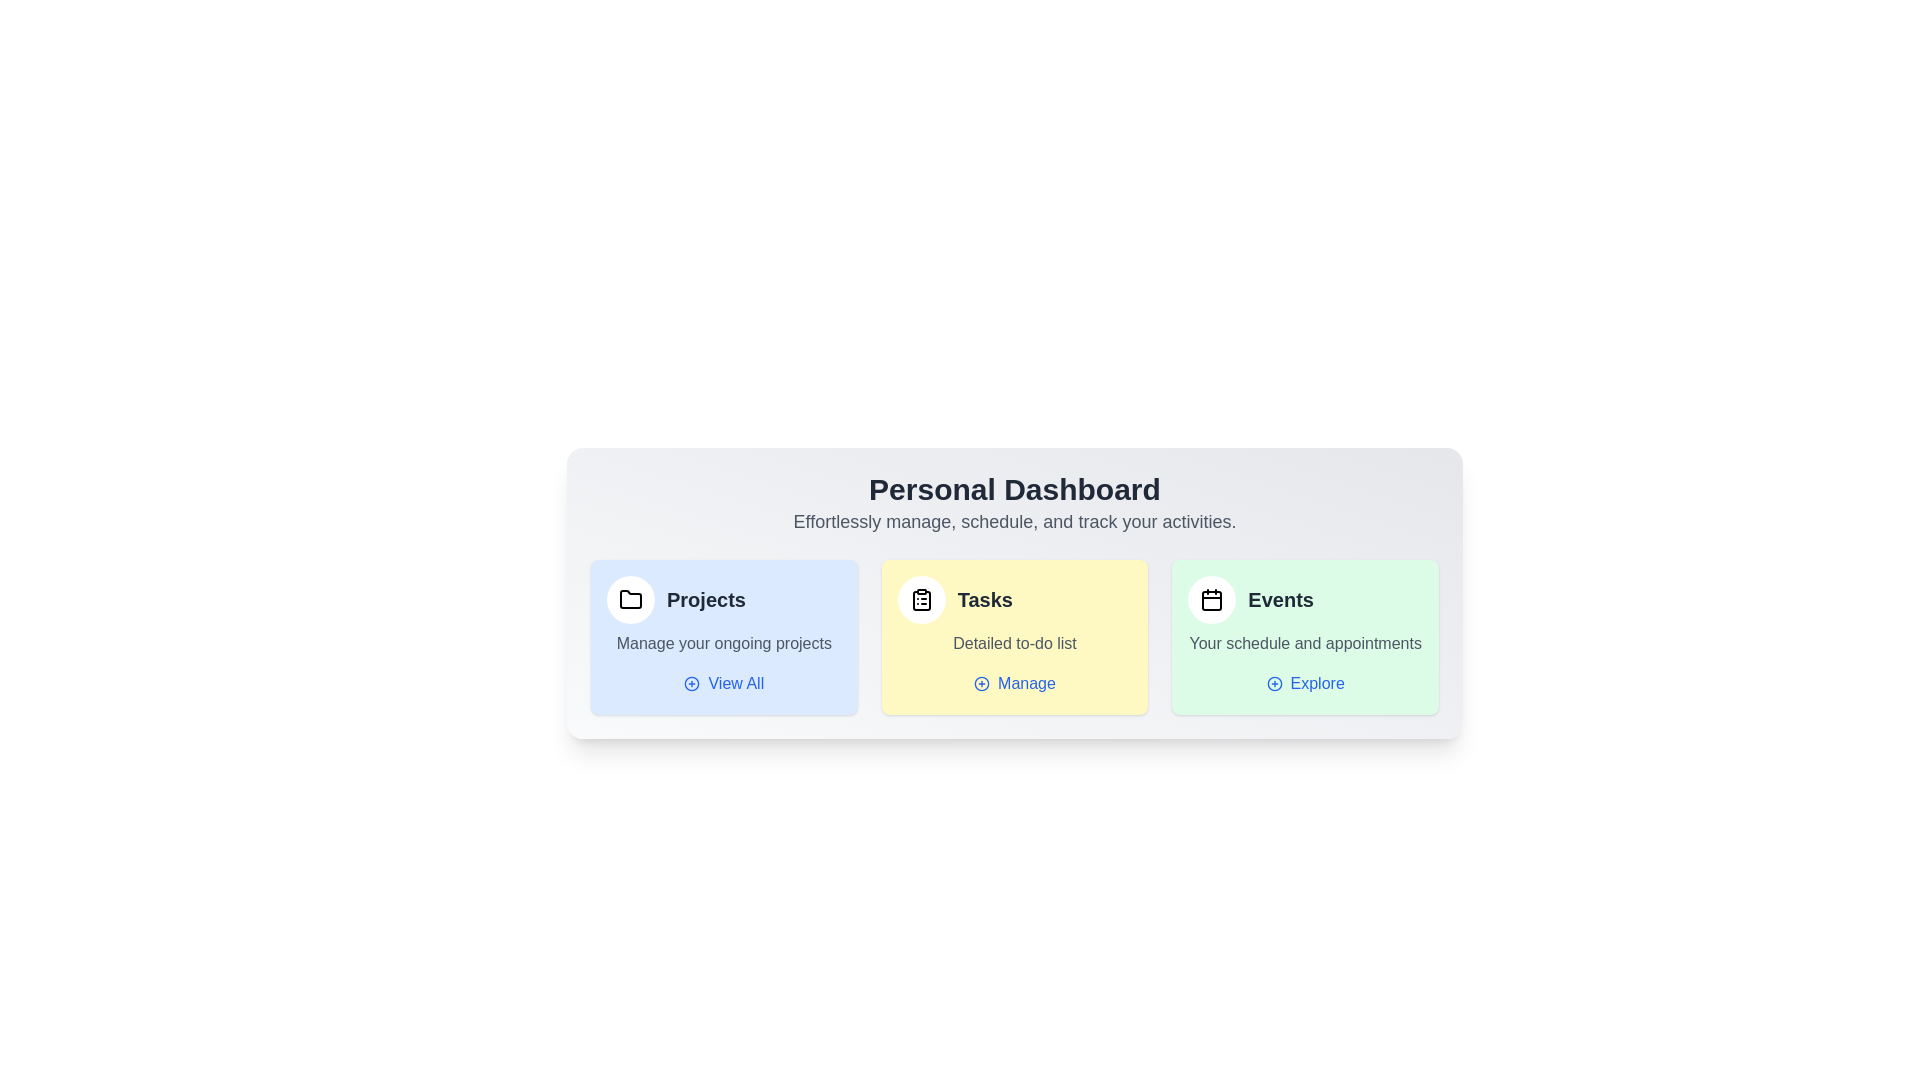  I want to click on the 'Personal Dashboard' title to focus on it, so click(1014, 489).